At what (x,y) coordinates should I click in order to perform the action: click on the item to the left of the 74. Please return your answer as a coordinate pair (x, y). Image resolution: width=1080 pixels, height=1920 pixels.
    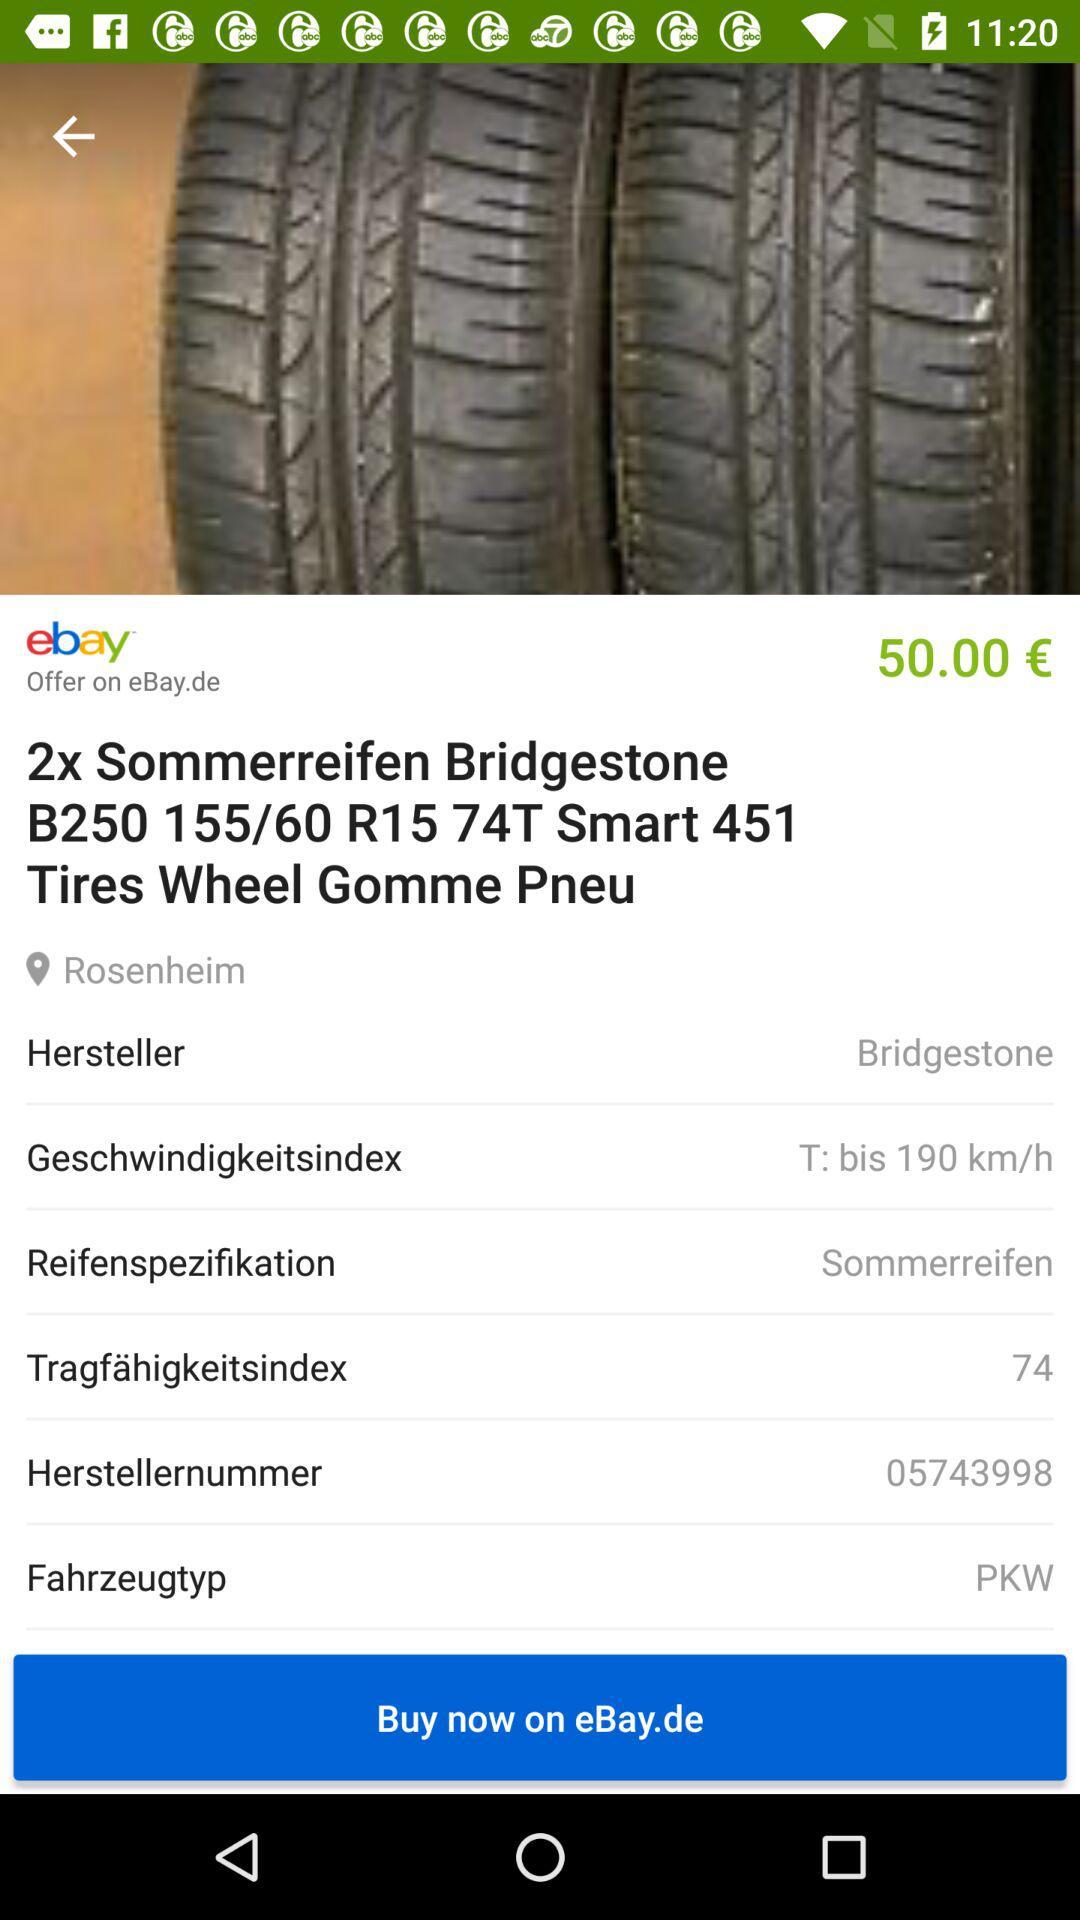
    Looking at the image, I should click on (186, 1365).